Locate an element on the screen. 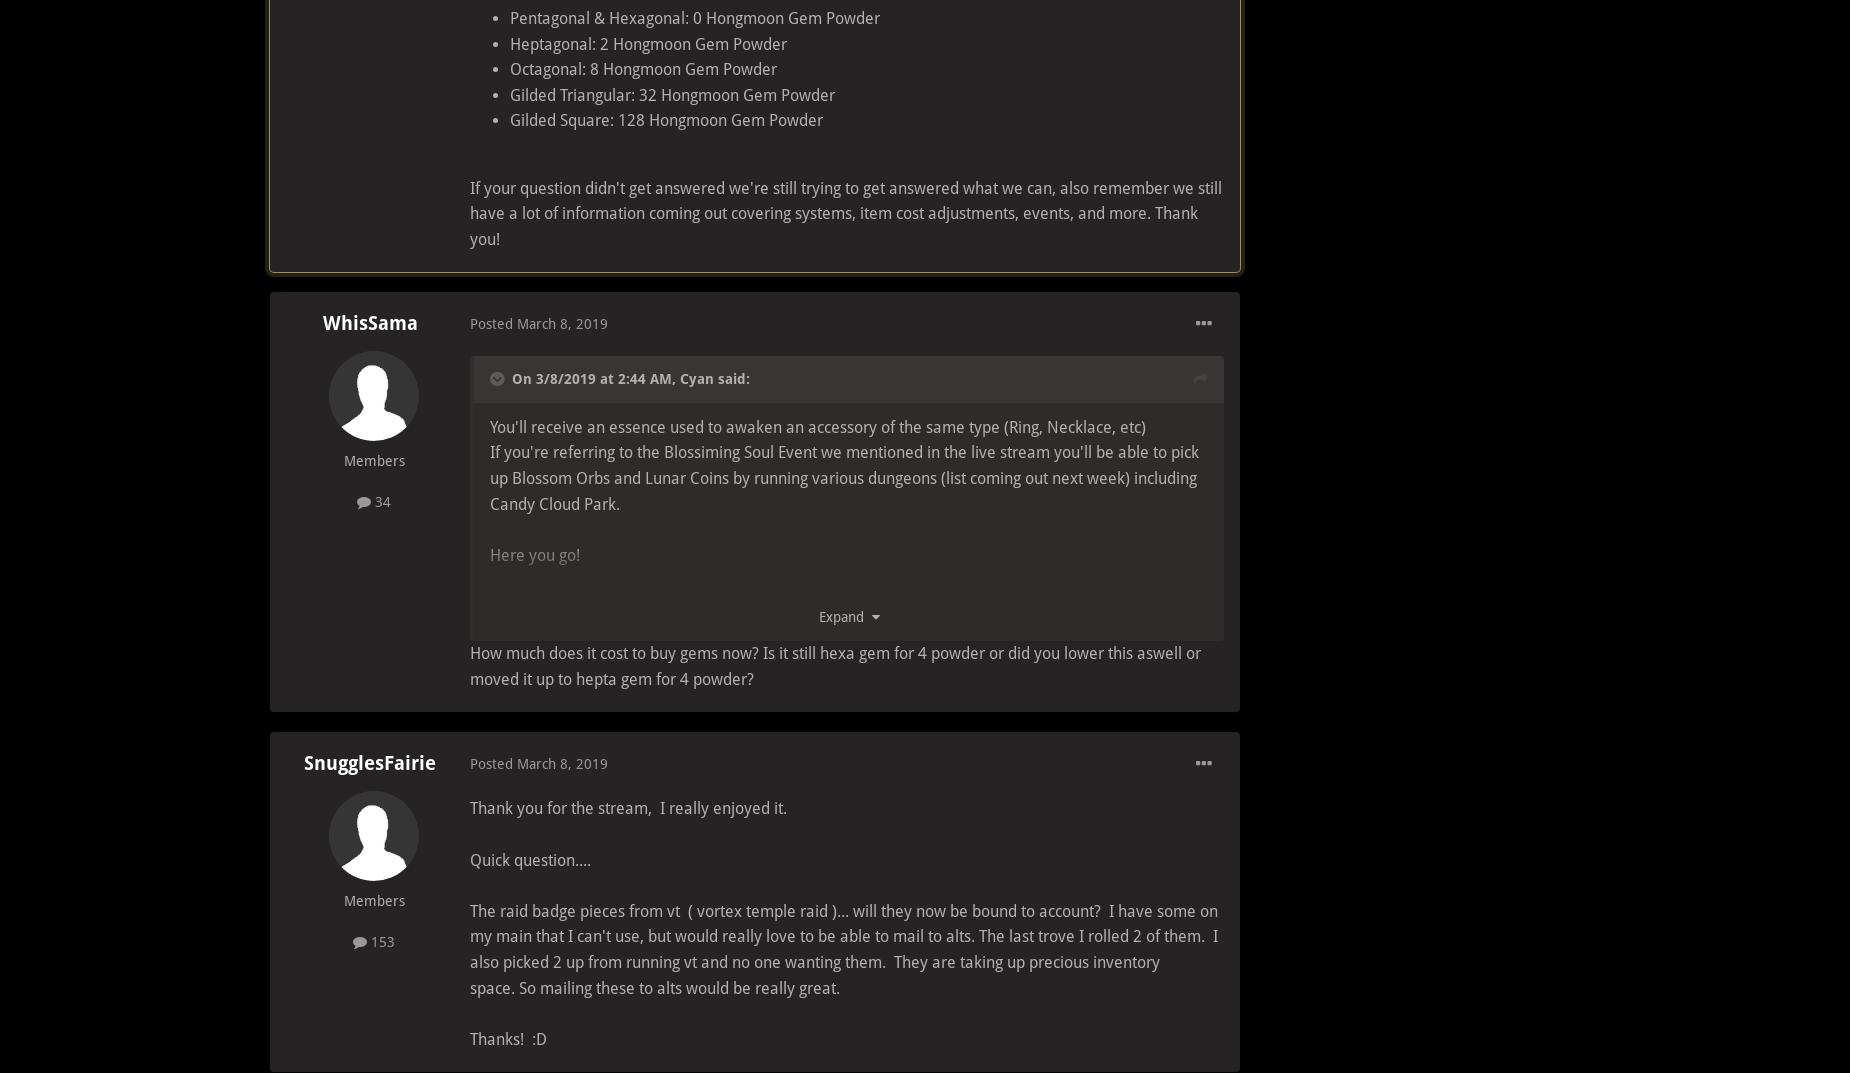 This screenshot has width=1850, height=1073. 'If you're referring to the Blossiming Soul Event we mentioned in the live stream you'll be able to pick up Blossom Orbs and Lunar Coins by running various dungeons (list coming out next week) including Candy Cloud Park.' is located at coordinates (844, 477).